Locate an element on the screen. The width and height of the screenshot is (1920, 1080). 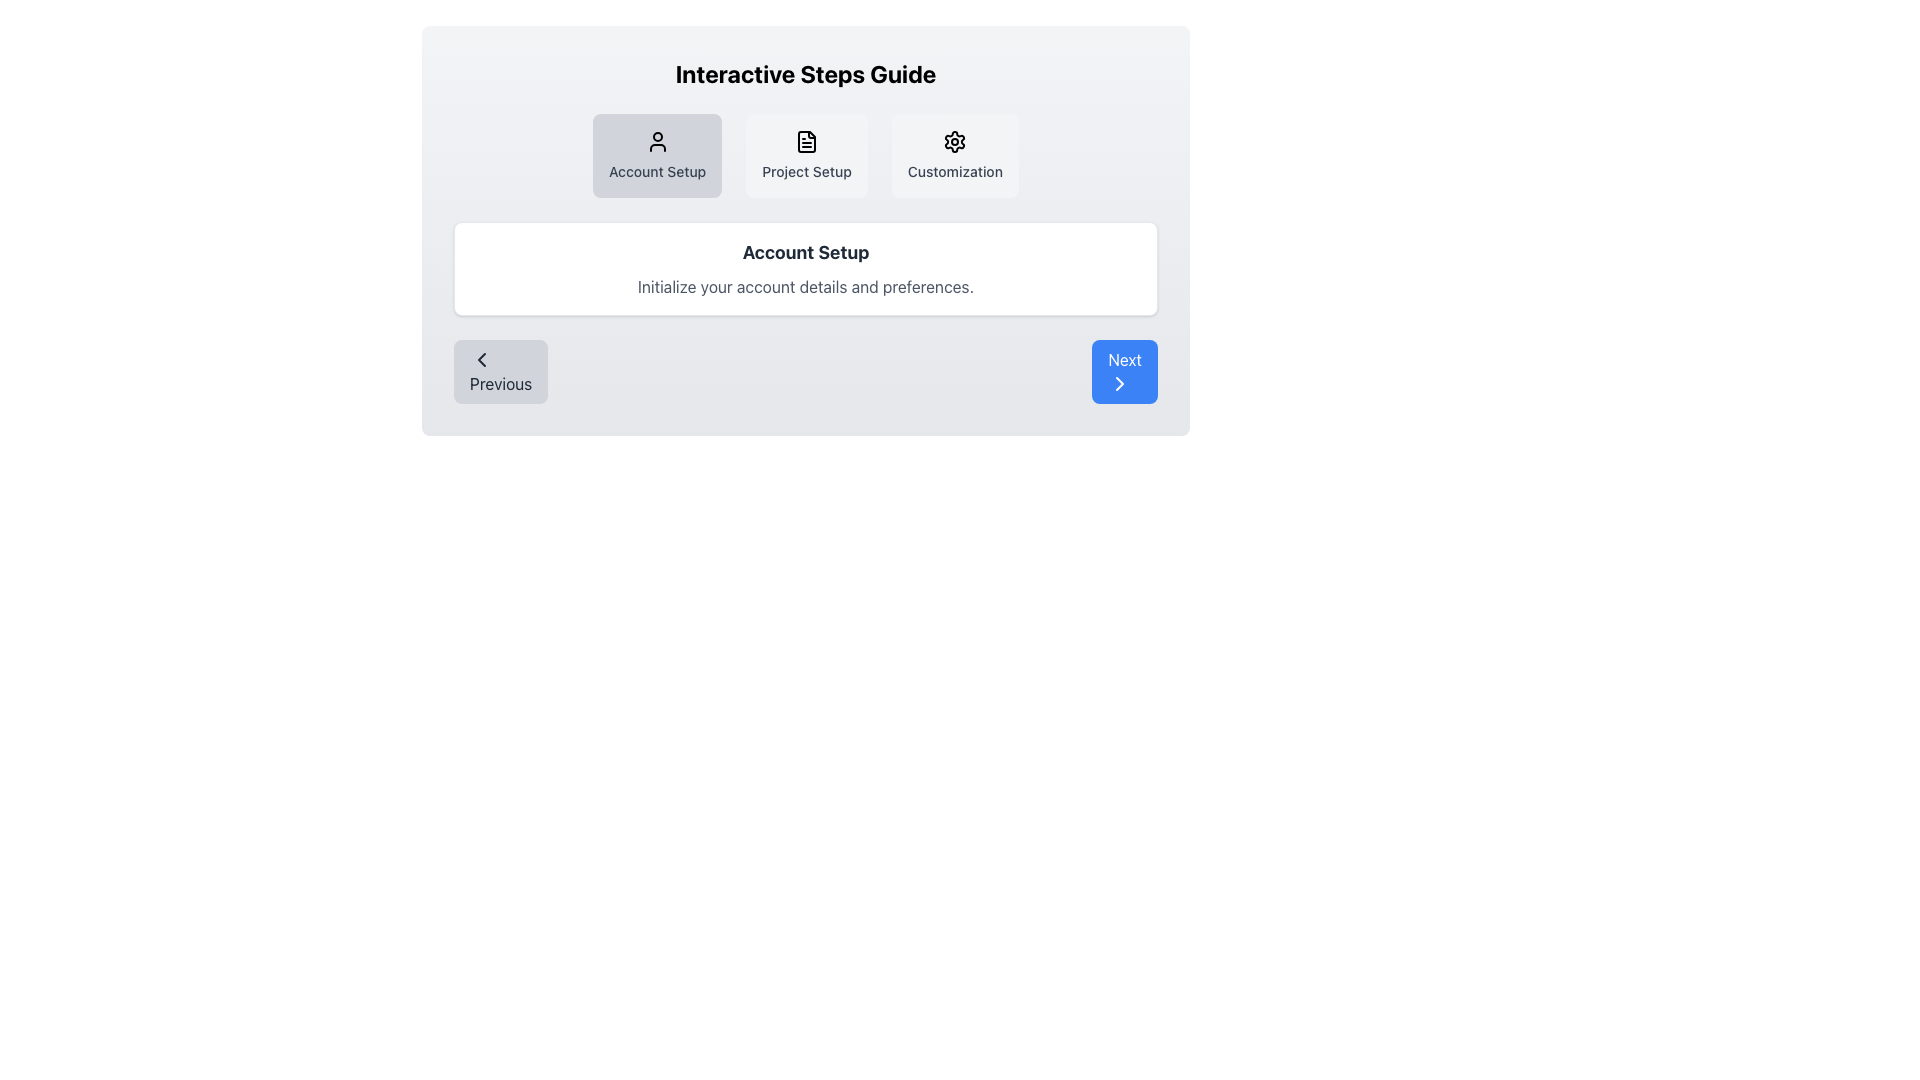
the 'Project Setup' button, which is the middle section of the navigation items in the 'Interactive Steps Guide' layout is located at coordinates (806, 154).